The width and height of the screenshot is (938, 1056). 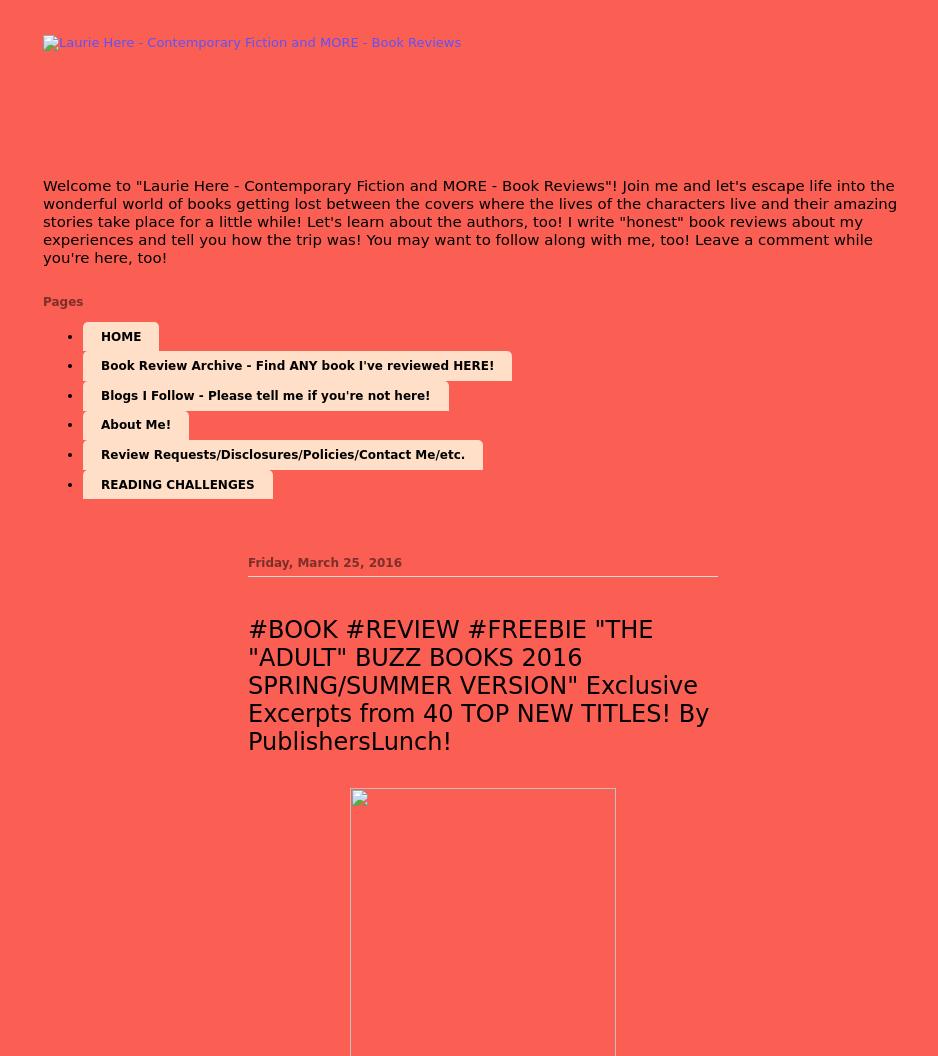 I want to click on 'Book Review Archive - Find ANY book I've reviewed HERE!', so click(x=297, y=365).